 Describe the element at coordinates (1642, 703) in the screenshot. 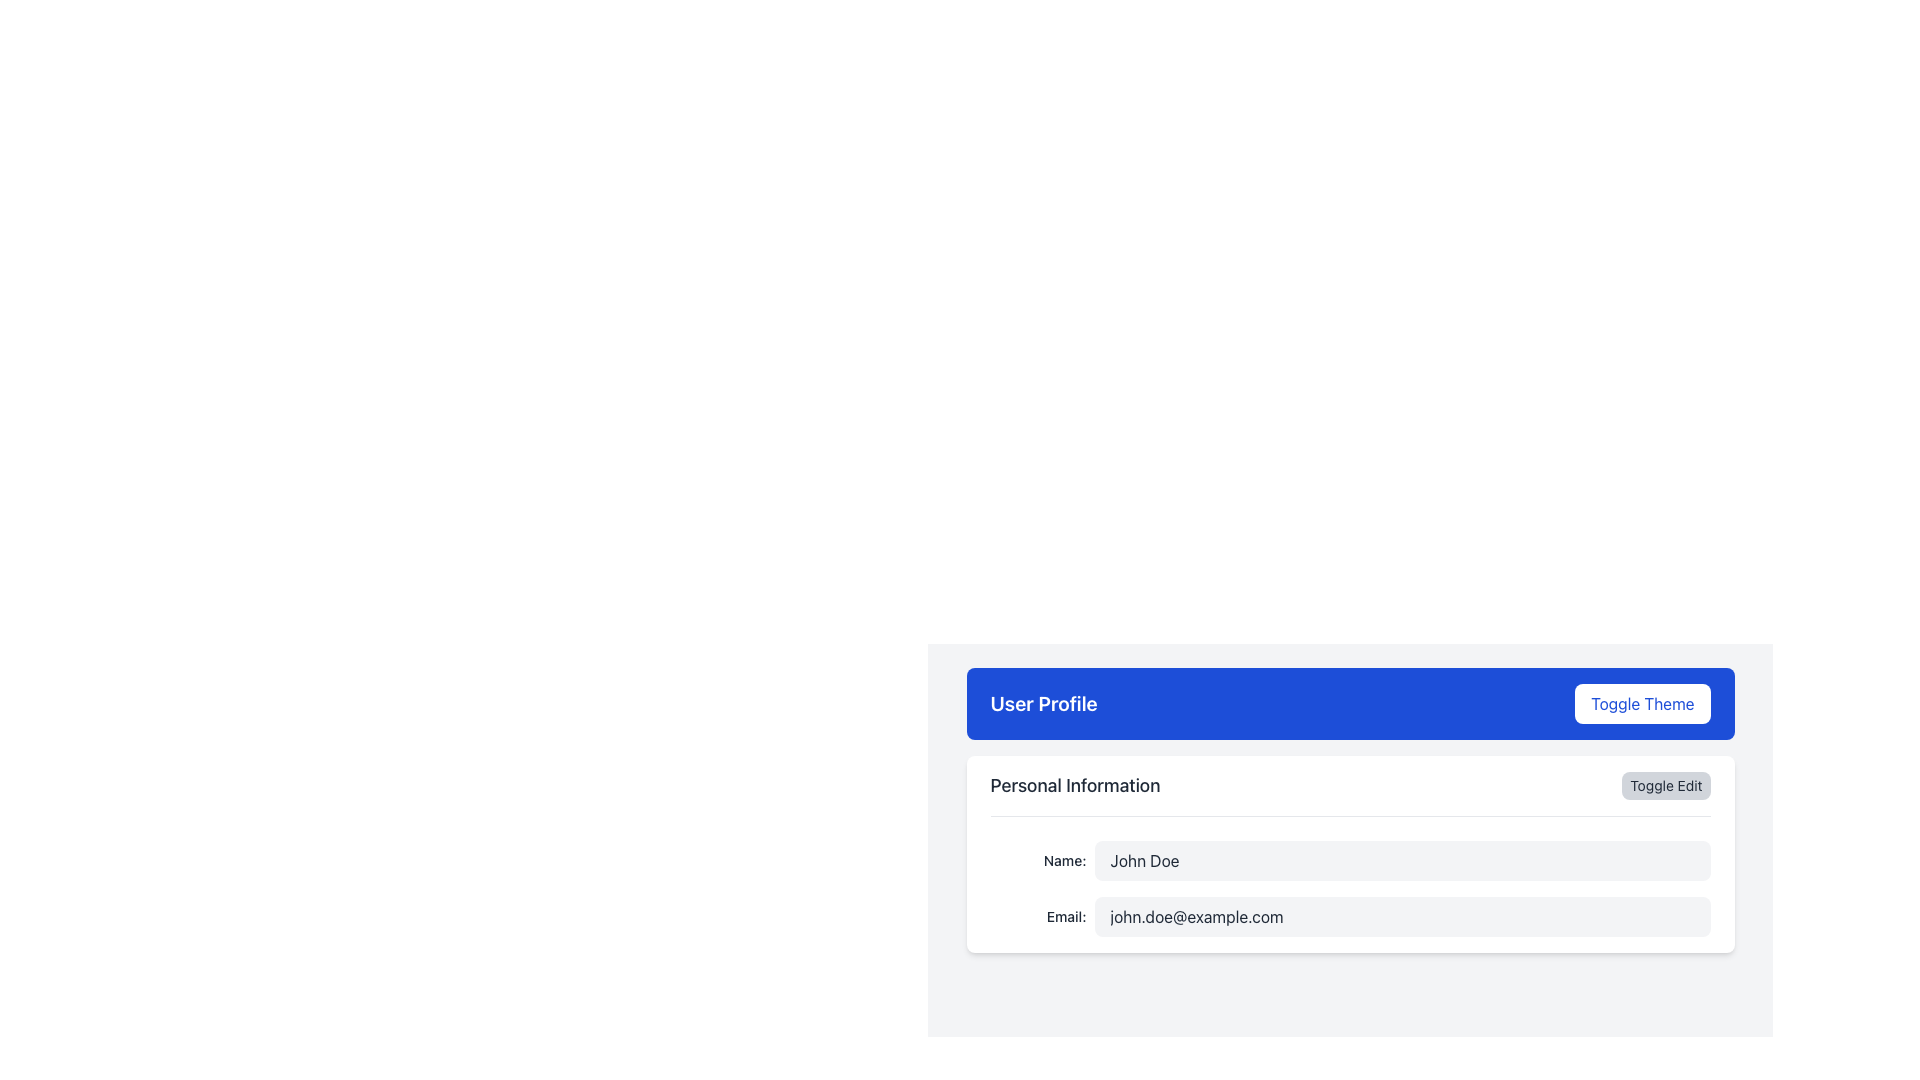

I see `the 'Toggle Theme' button located at the top-right corner of the blue banner containing 'User Profile'` at that location.